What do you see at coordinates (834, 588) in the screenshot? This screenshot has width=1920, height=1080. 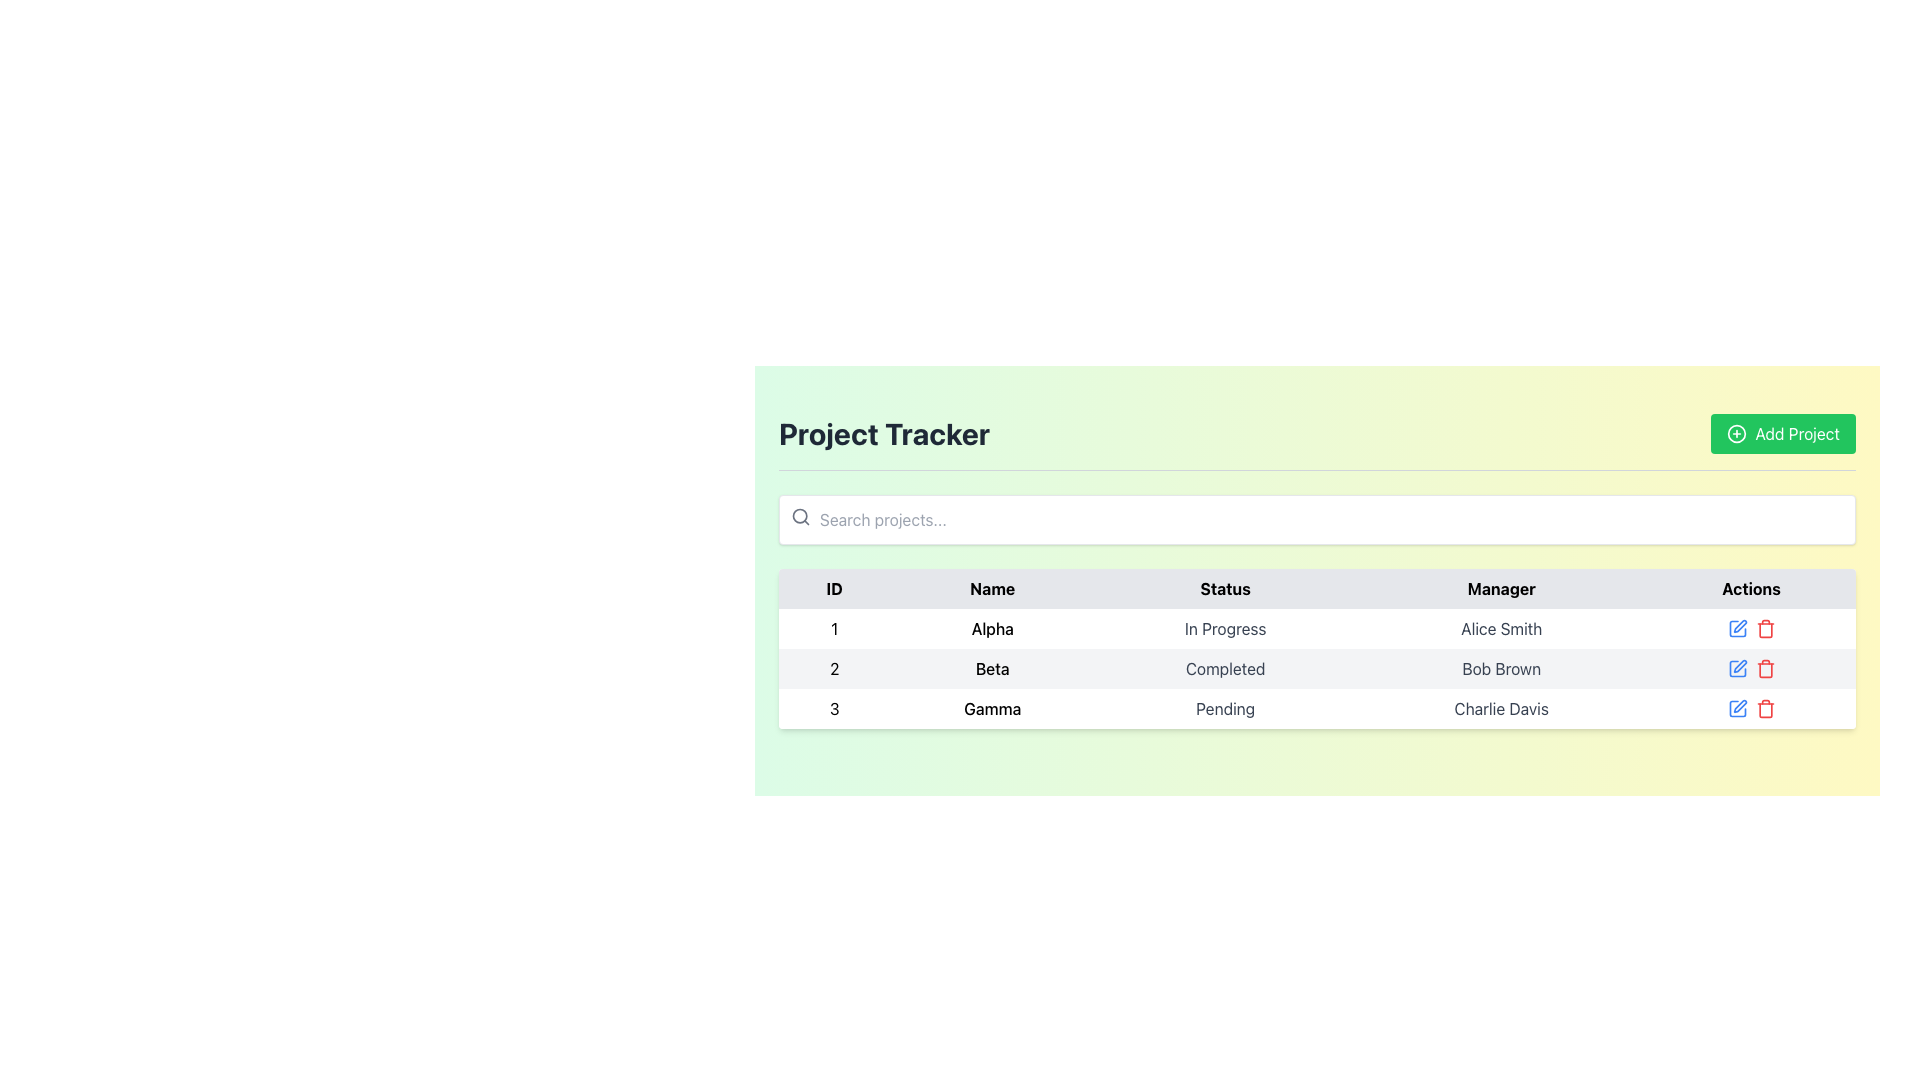 I see `the 'ID' column header in the table, which is the first column header among 'Name', 'Status', 'Manager', and 'Actions'` at bounding box center [834, 588].